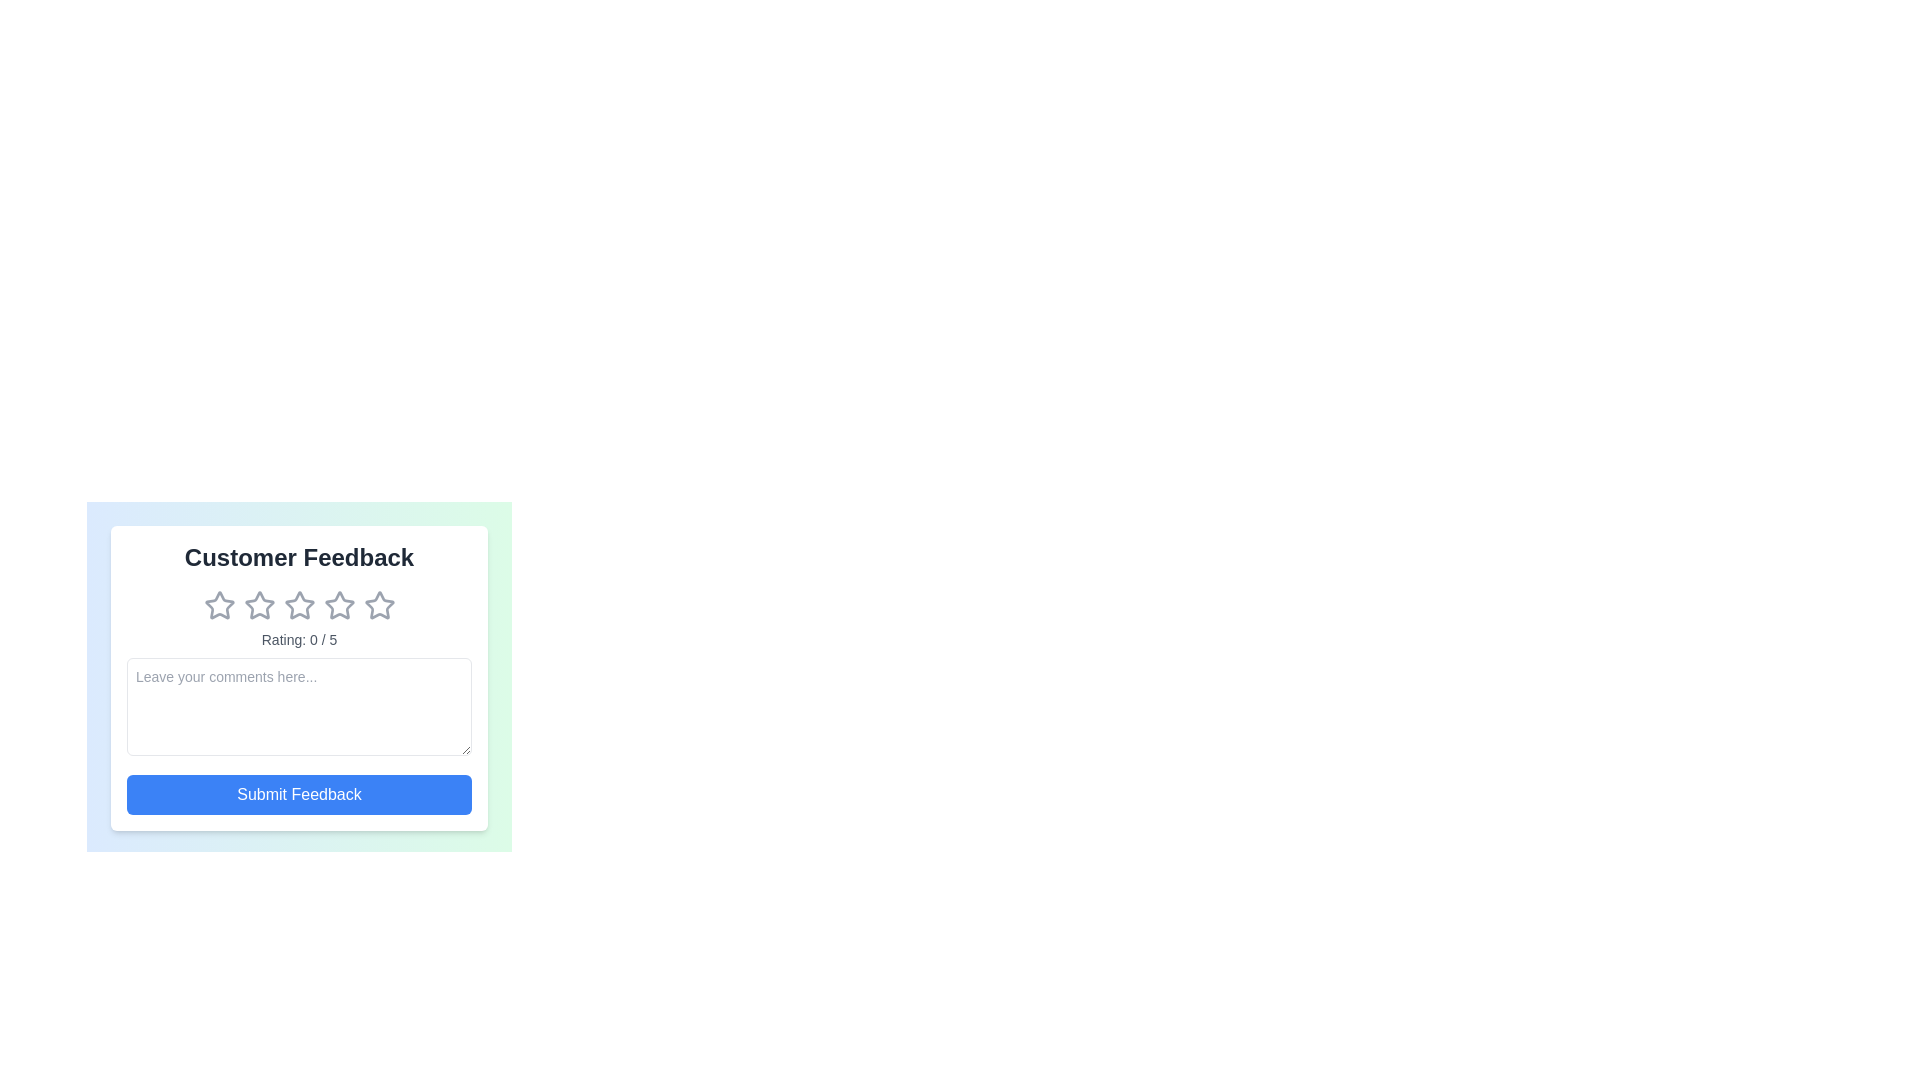 The image size is (1920, 1080). Describe the element at coordinates (298, 604) in the screenshot. I see `the star corresponding to the desired rating 3` at that location.